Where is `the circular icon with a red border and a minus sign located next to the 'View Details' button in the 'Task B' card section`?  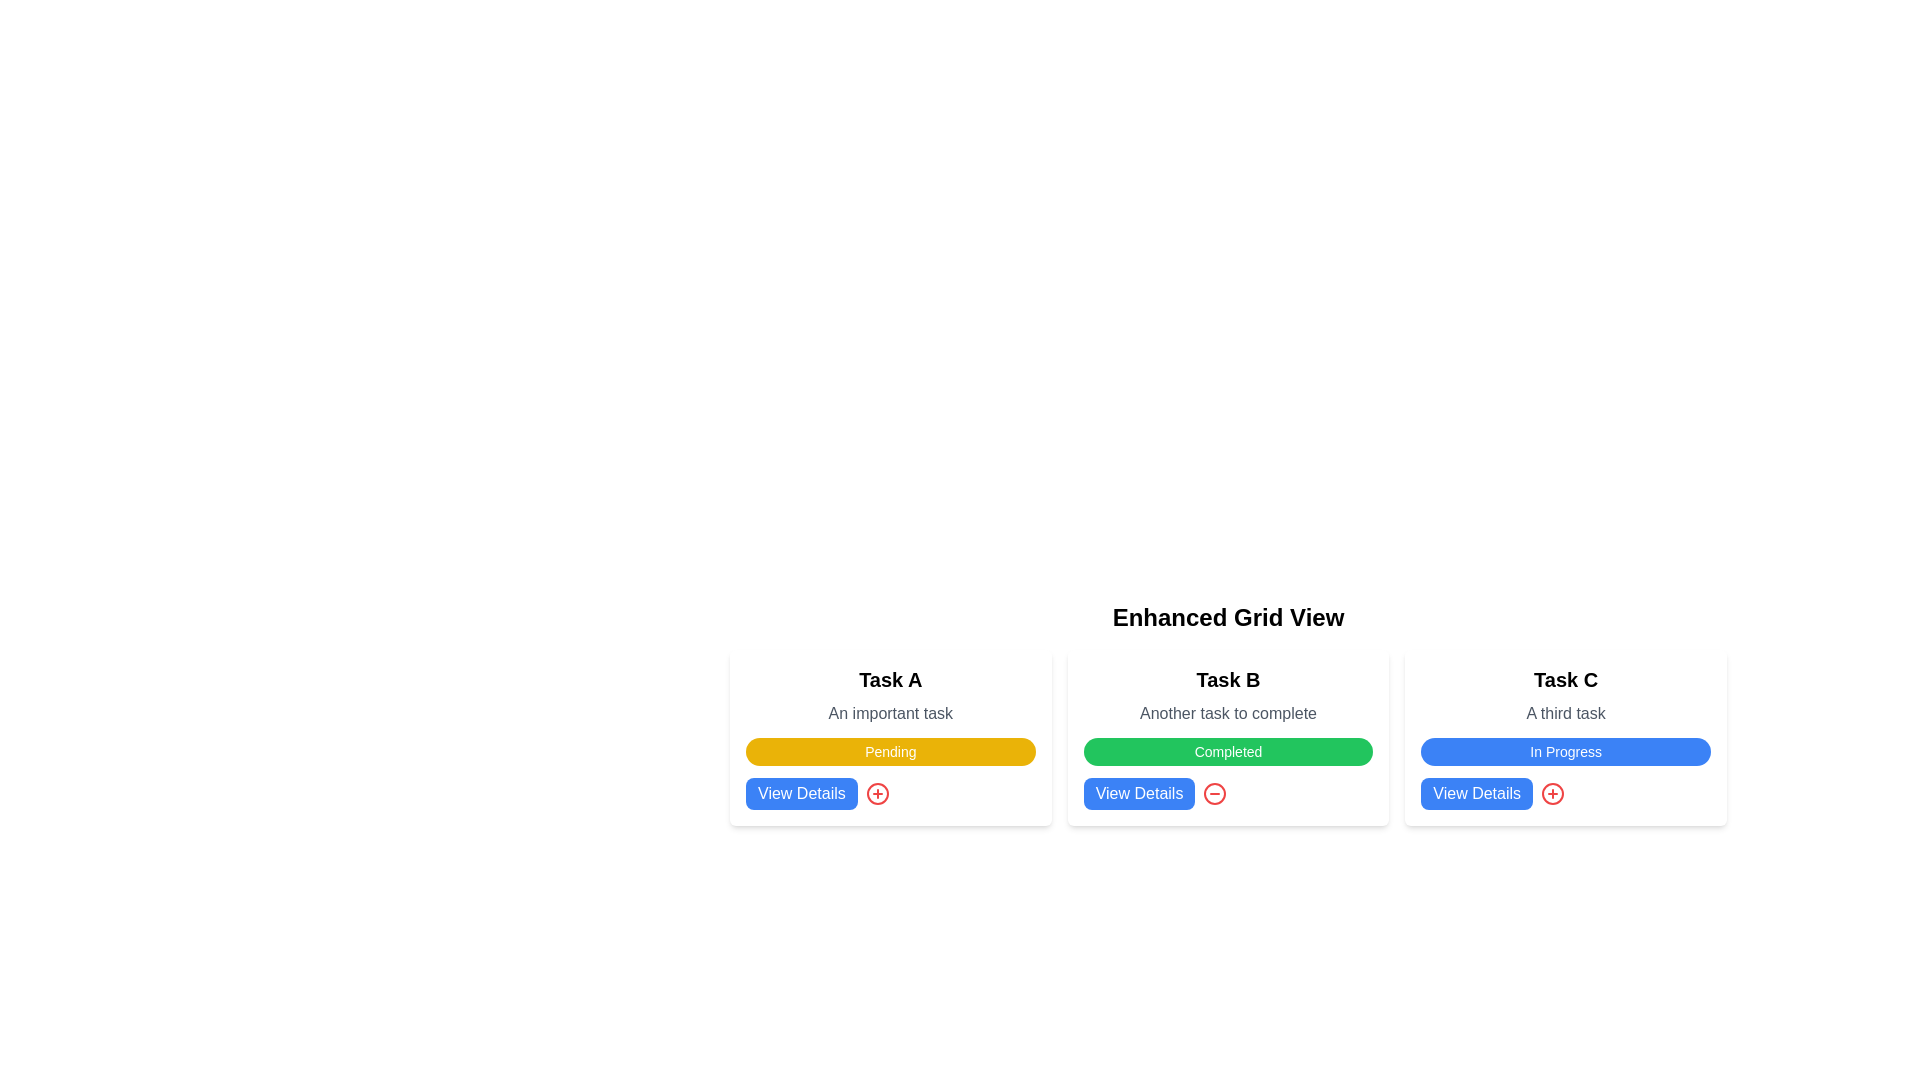 the circular icon with a red border and a minus sign located next to the 'View Details' button in the 'Task B' card section is located at coordinates (1227, 793).